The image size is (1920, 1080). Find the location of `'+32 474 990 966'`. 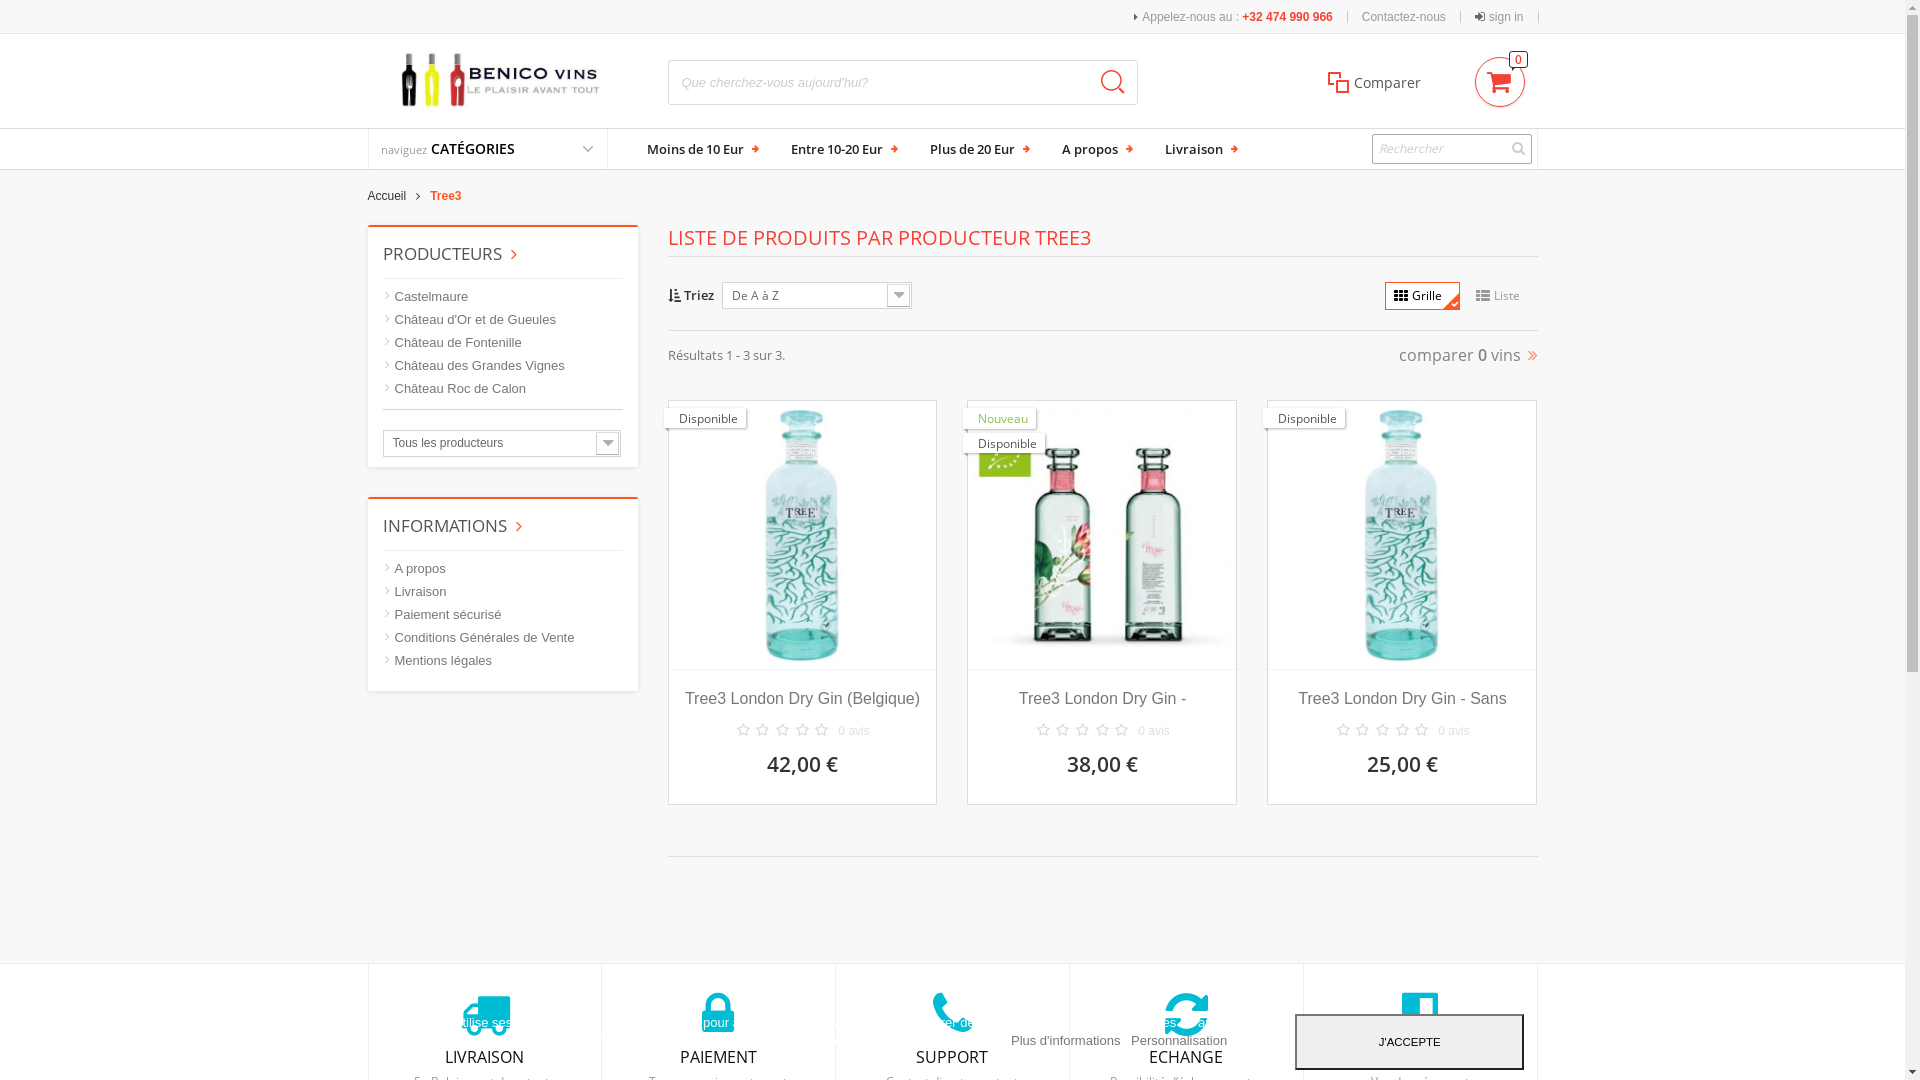

'+32 474 990 966' is located at coordinates (1286, 16).